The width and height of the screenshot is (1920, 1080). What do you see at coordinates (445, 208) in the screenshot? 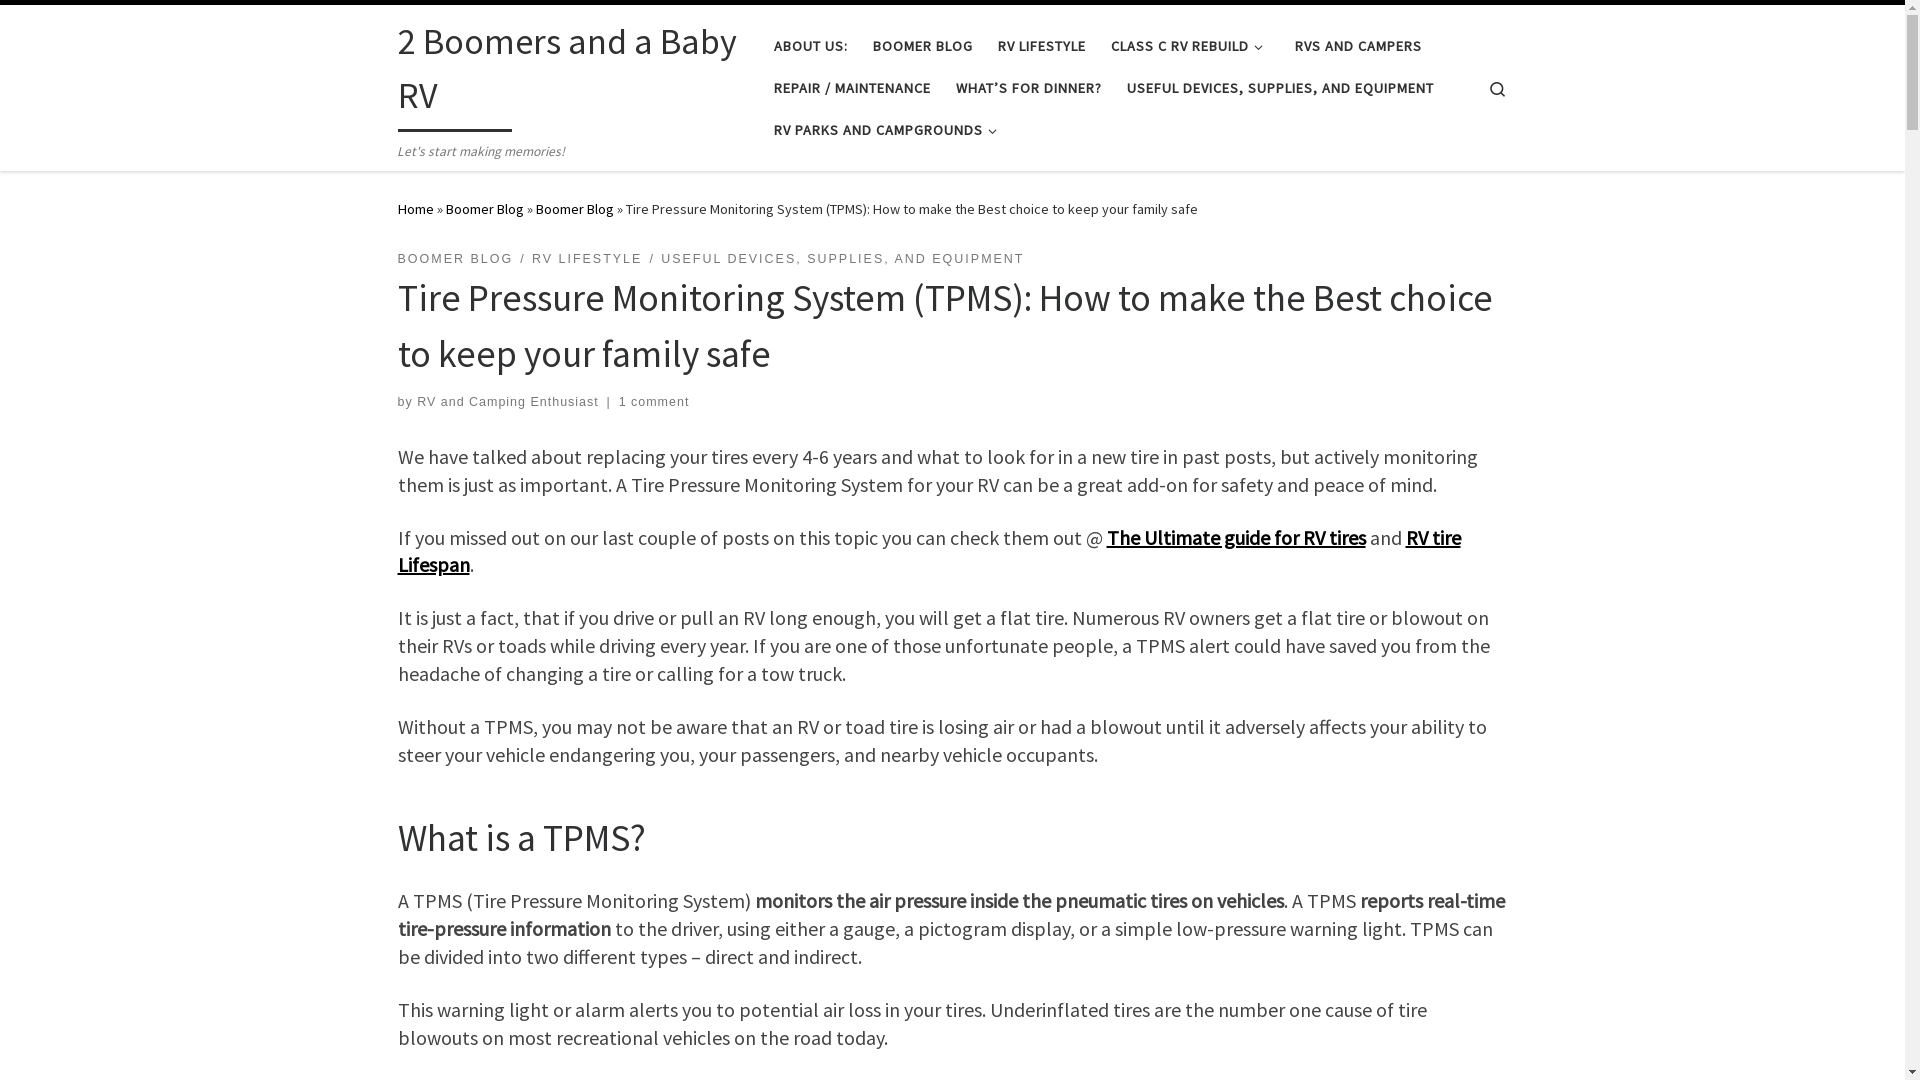
I see `'Boomer Blog'` at bounding box center [445, 208].